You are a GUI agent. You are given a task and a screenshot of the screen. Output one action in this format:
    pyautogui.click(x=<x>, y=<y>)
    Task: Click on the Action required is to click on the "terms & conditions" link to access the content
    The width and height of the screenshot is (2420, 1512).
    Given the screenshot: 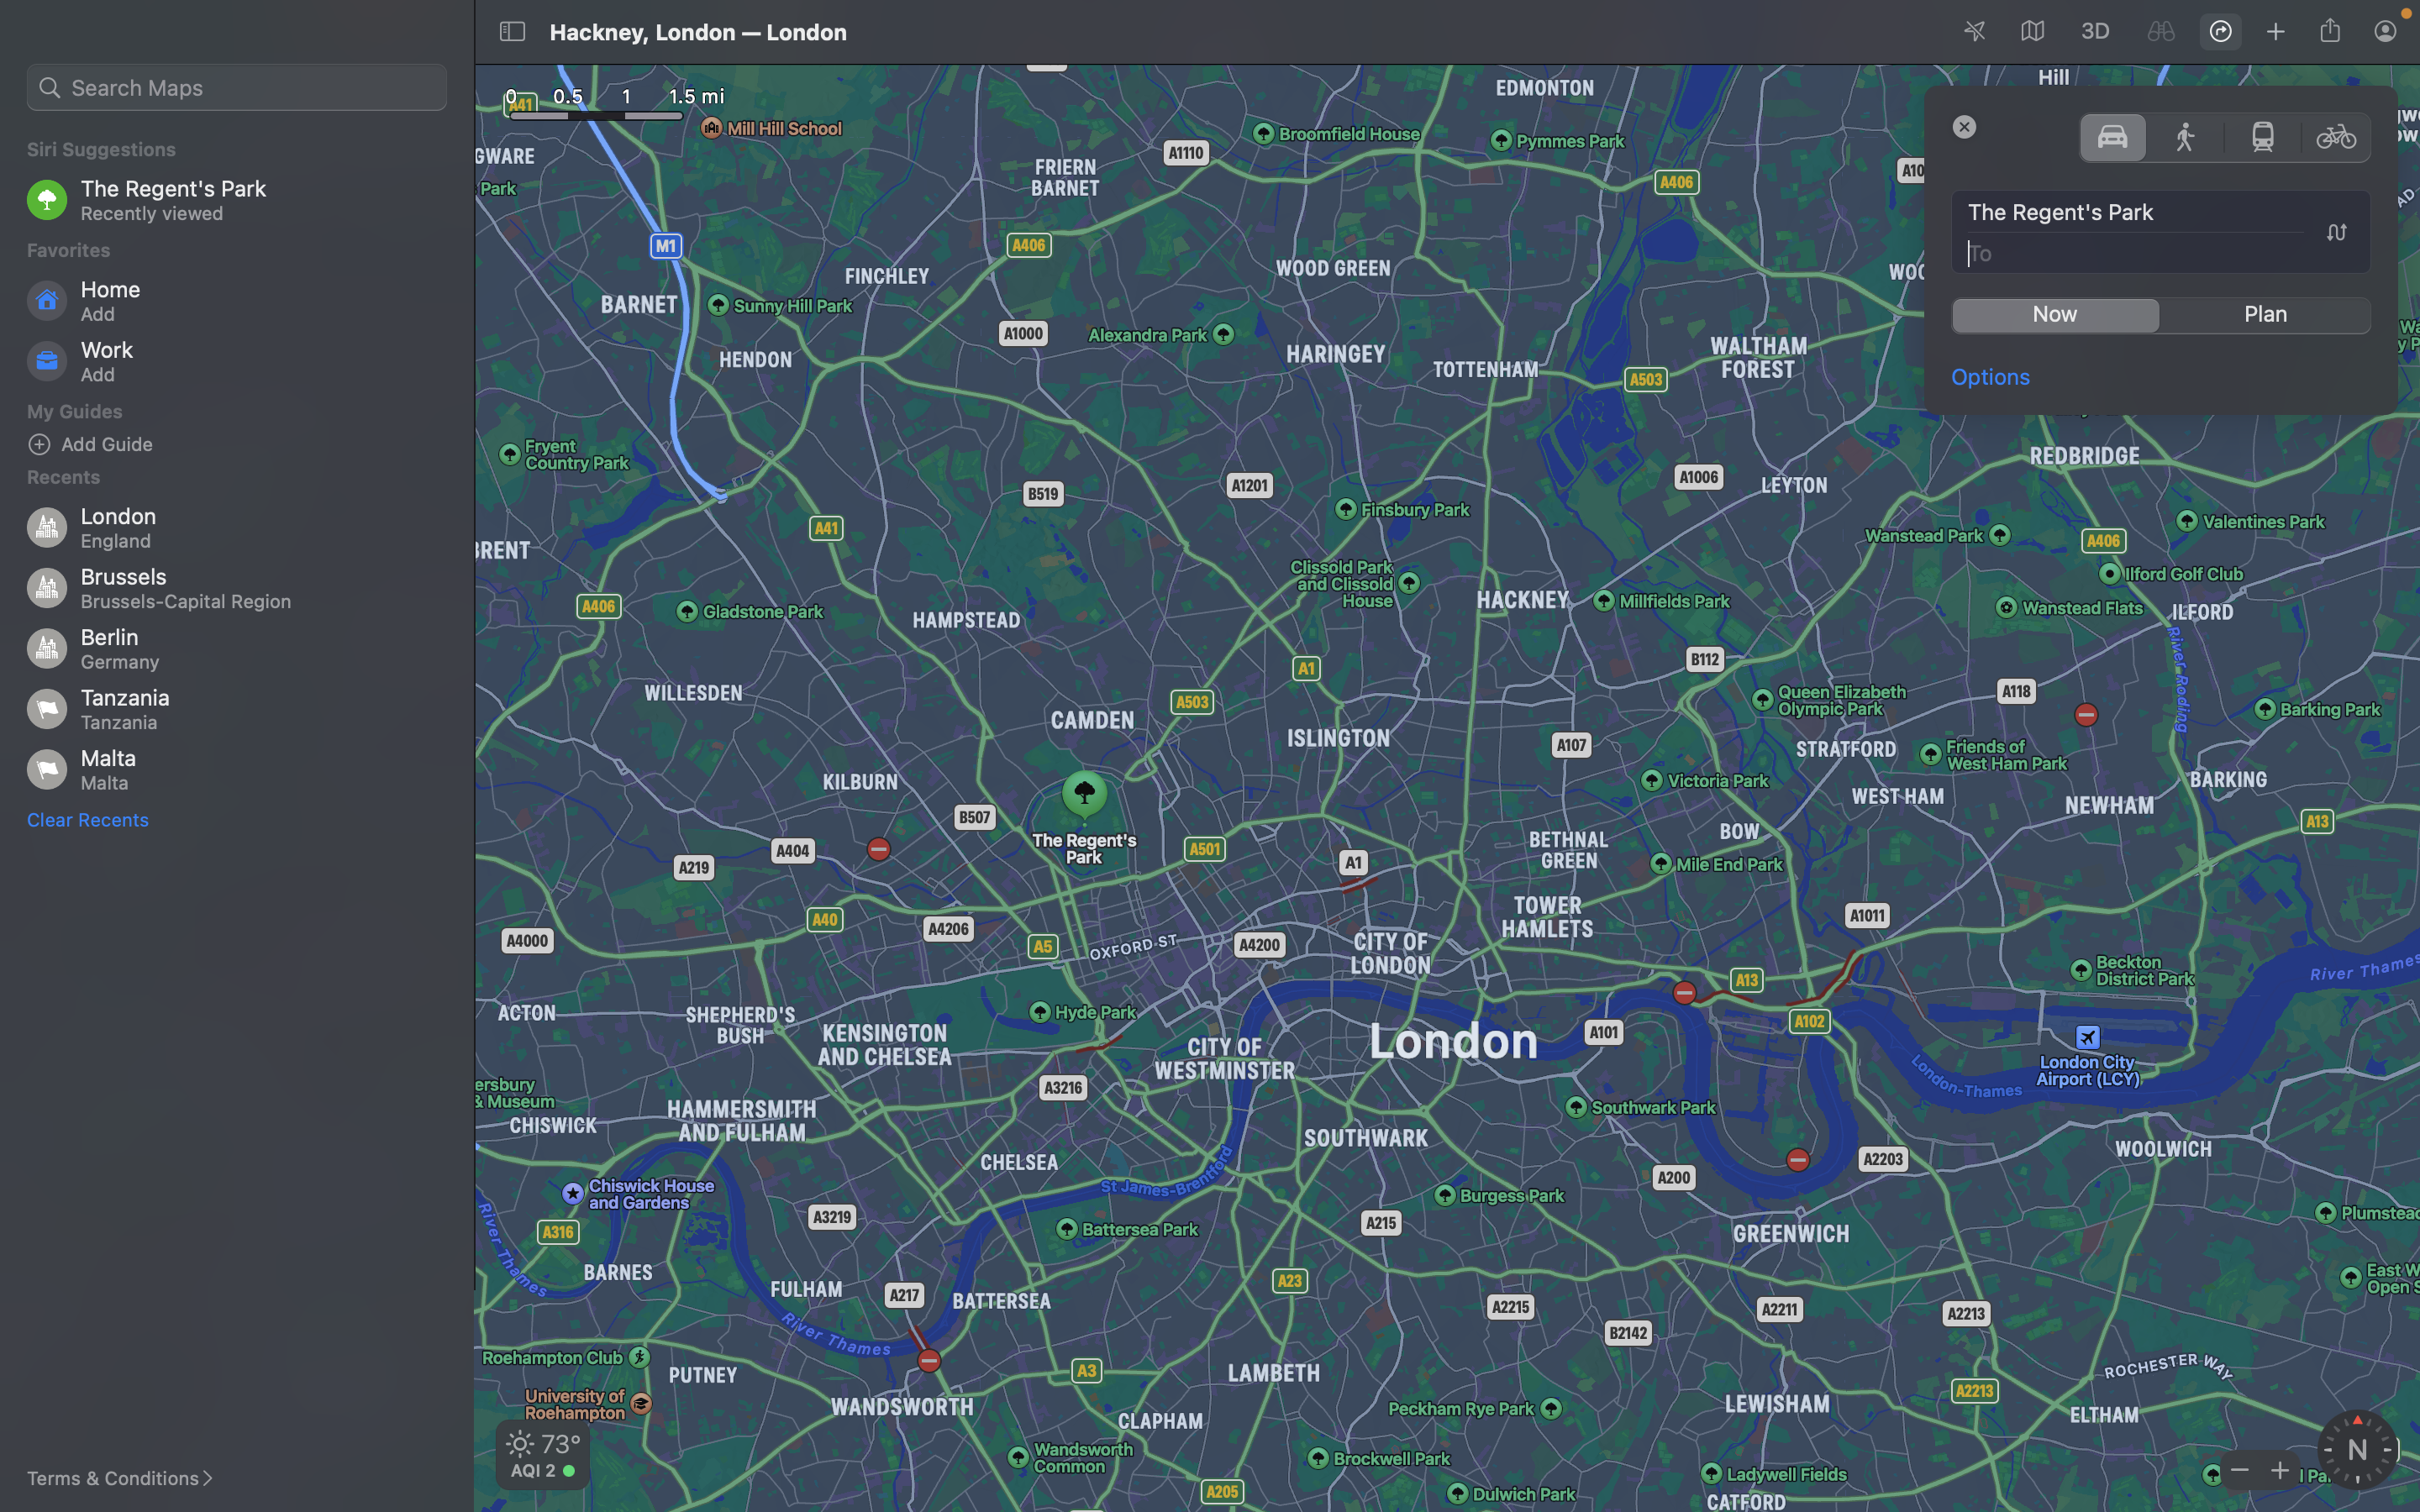 What is the action you would take?
    pyautogui.click(x=132, y=1478)
    